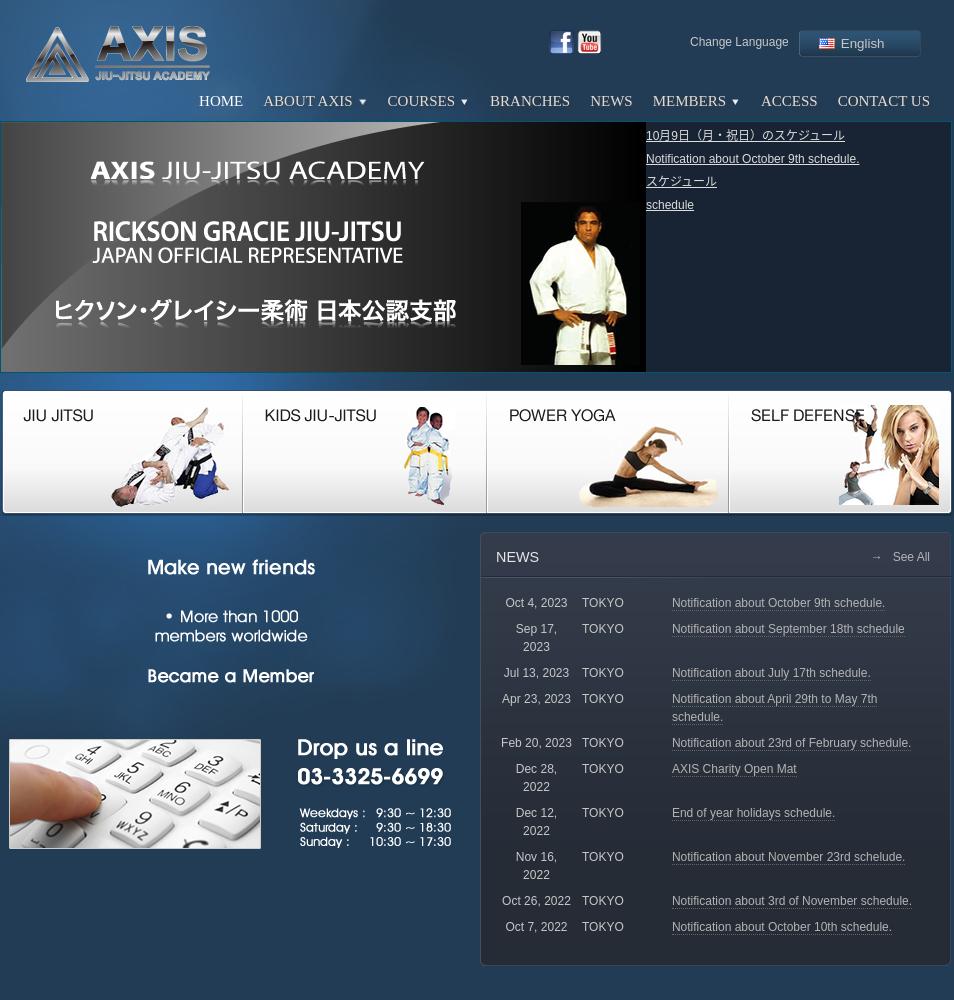 The image size is (954, 1000). What do you see at coordinates (761, 100) in the screenshot?
I see `'Access'` at bounding box center [761, 100].